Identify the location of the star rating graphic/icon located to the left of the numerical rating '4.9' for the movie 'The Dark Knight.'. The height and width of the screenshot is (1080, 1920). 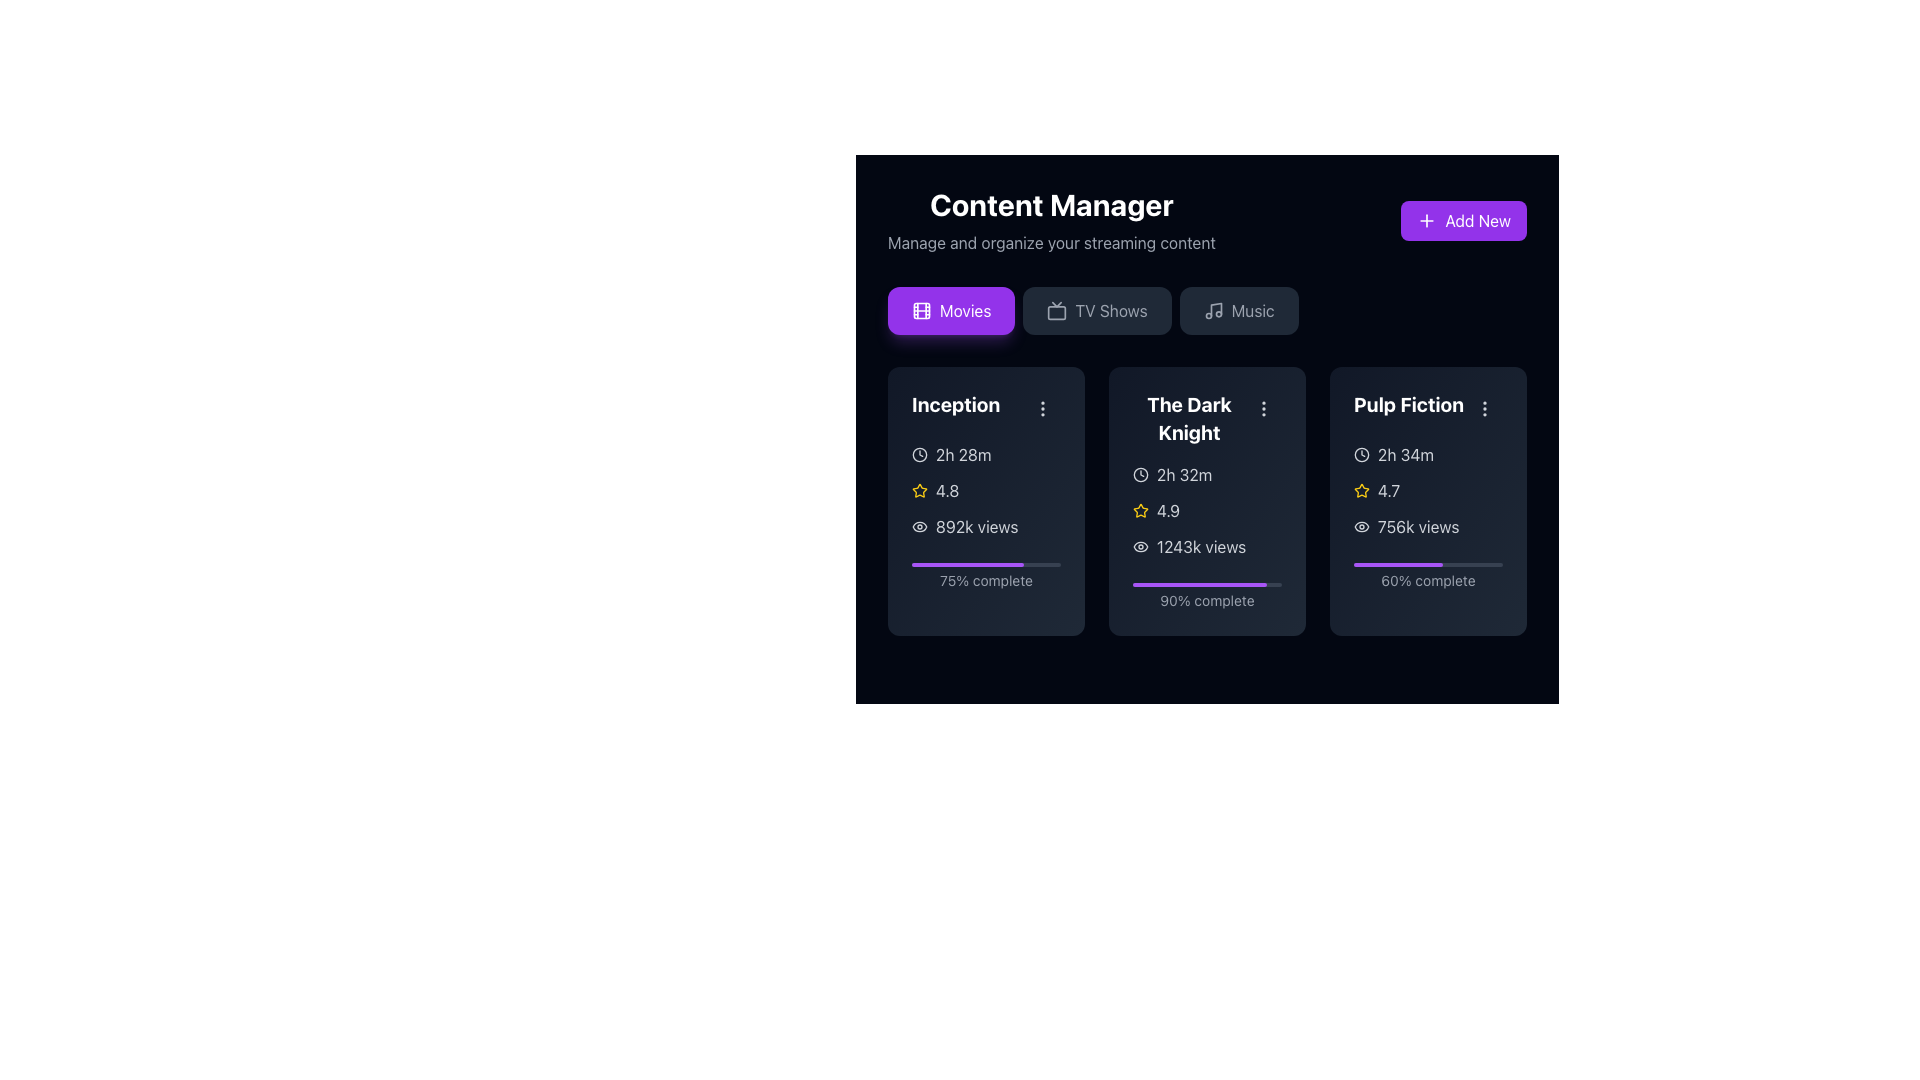
(1141, 509).